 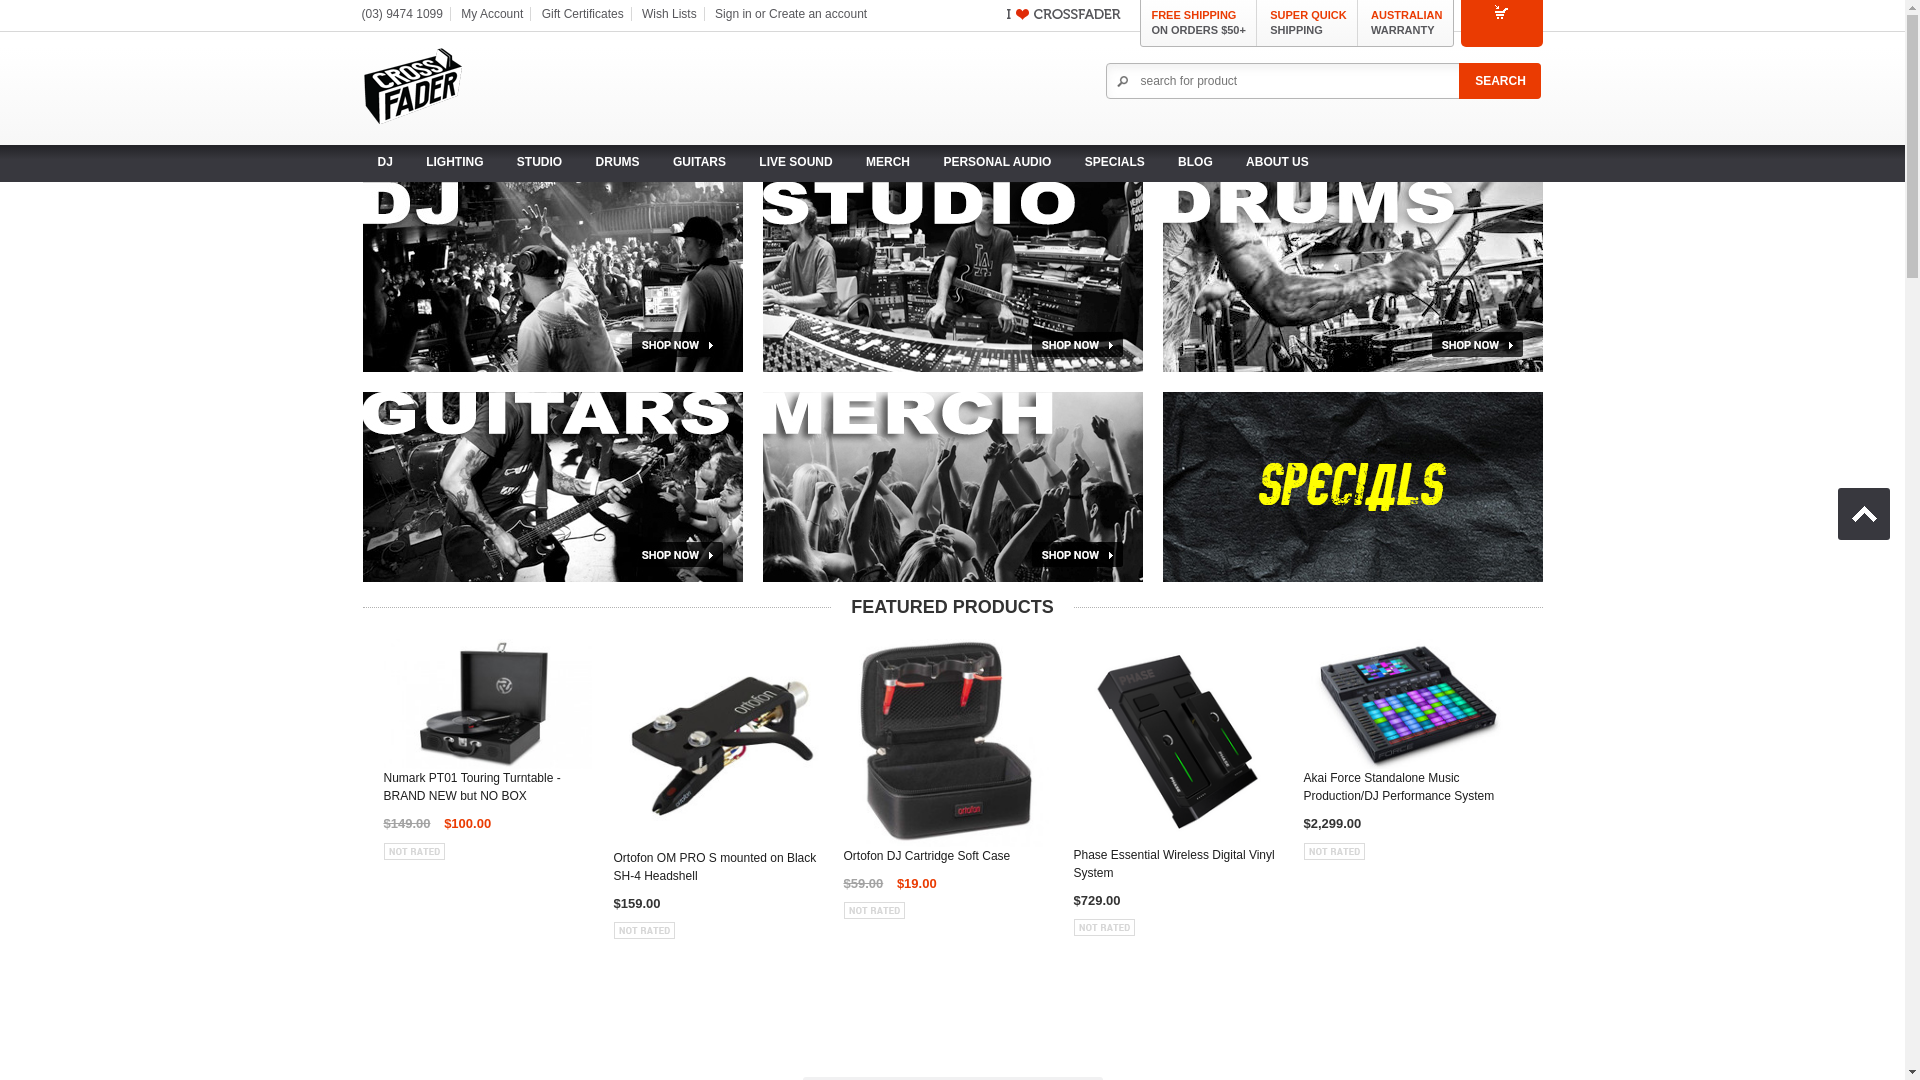 What do you see at coordinates (1352, 486) in the screenshot?
I see `'Crossfader Specials'` at bounding box center [1352, 486].